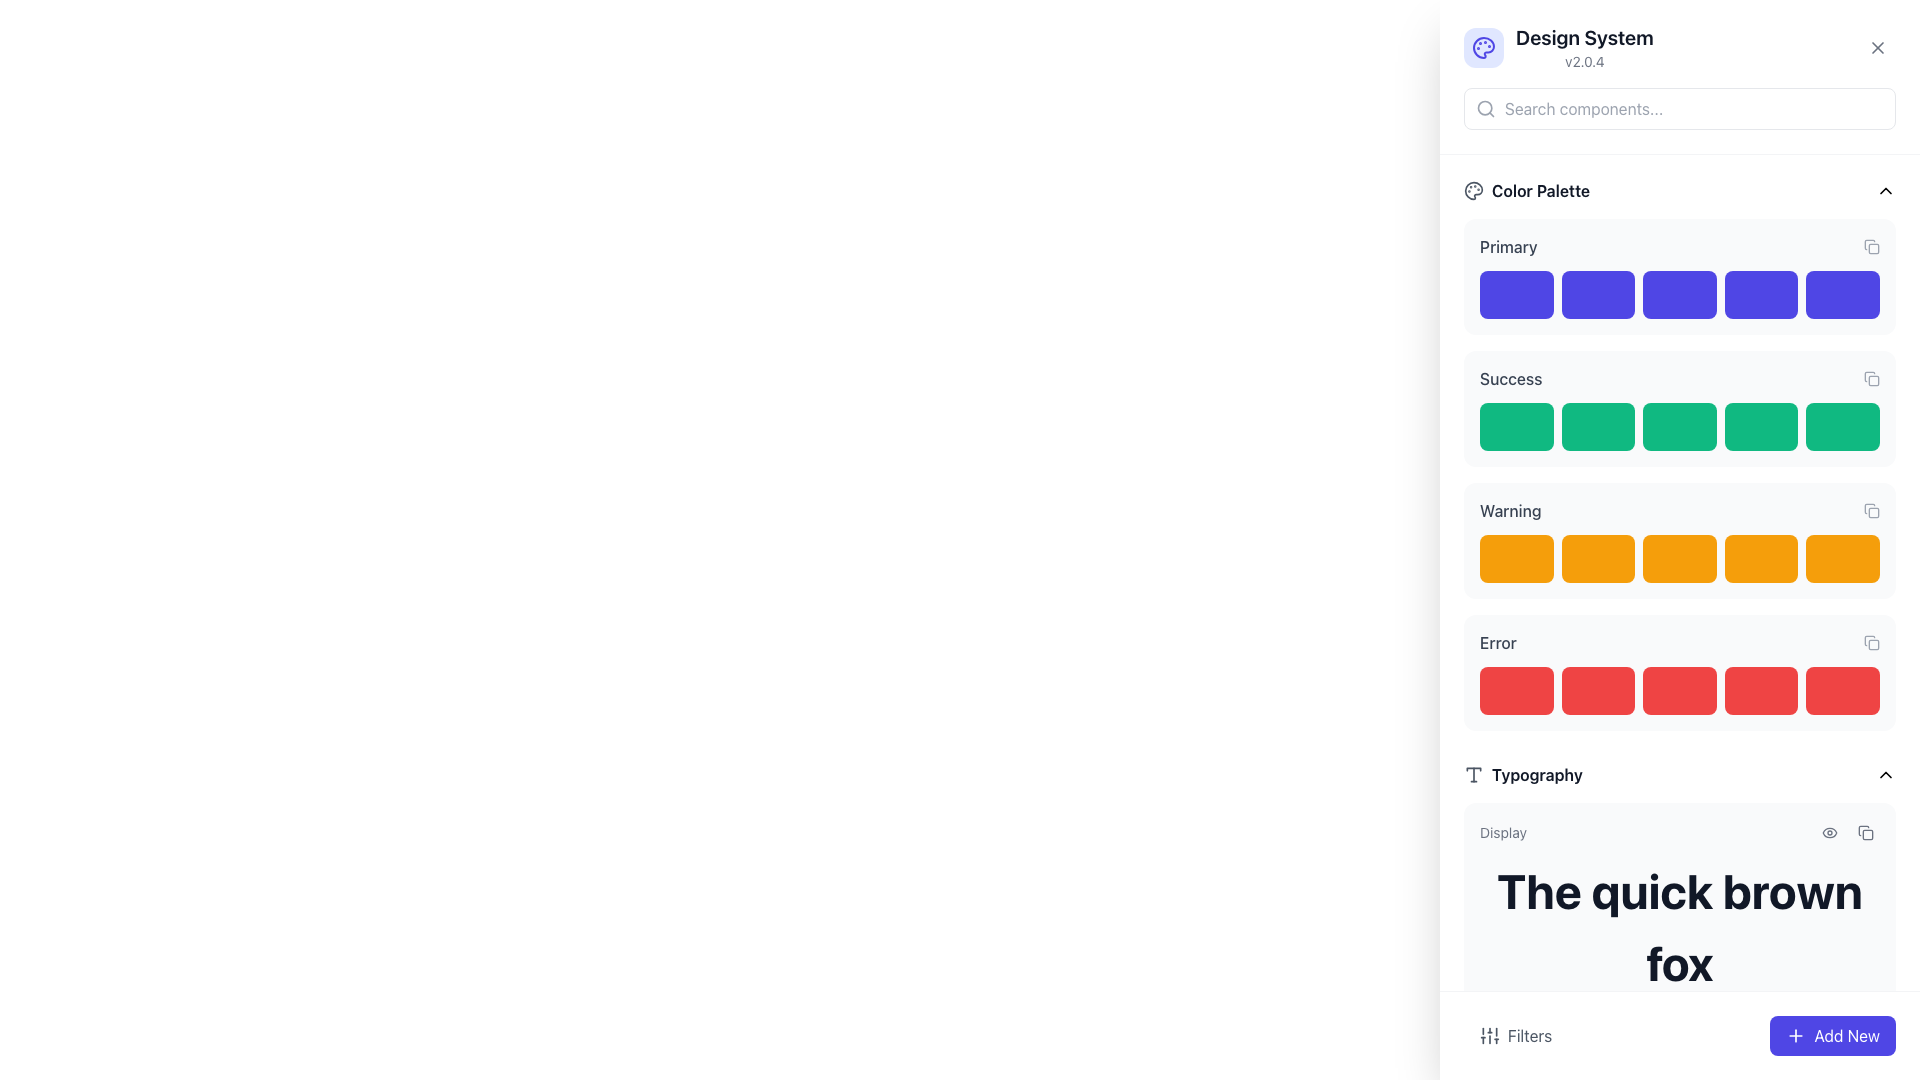  Describe the element at coordinates (1846, 1035) in the screenshot. I see `the 'Add New' button` at that location.